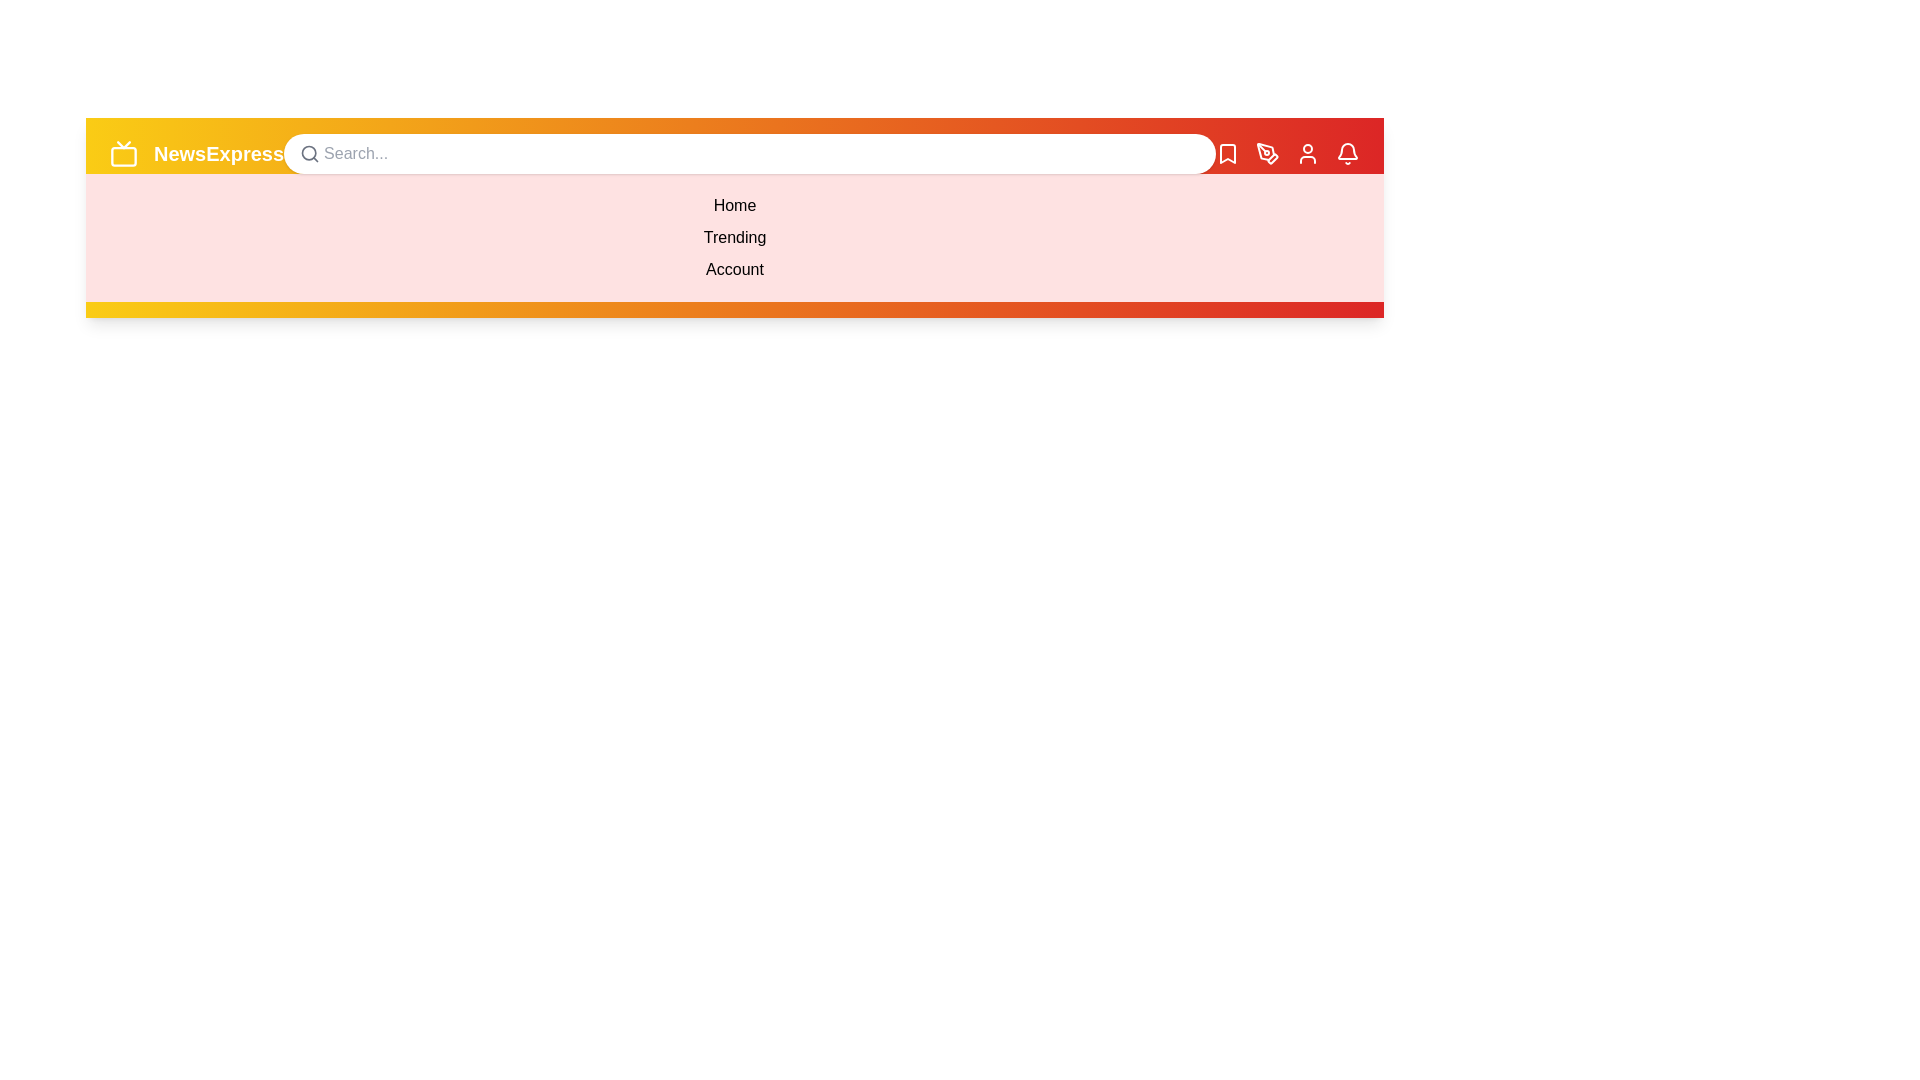 This screenshot has width=1920, height=1080. I want to click on the search bar and type the query 'example query', so click(748, 153).